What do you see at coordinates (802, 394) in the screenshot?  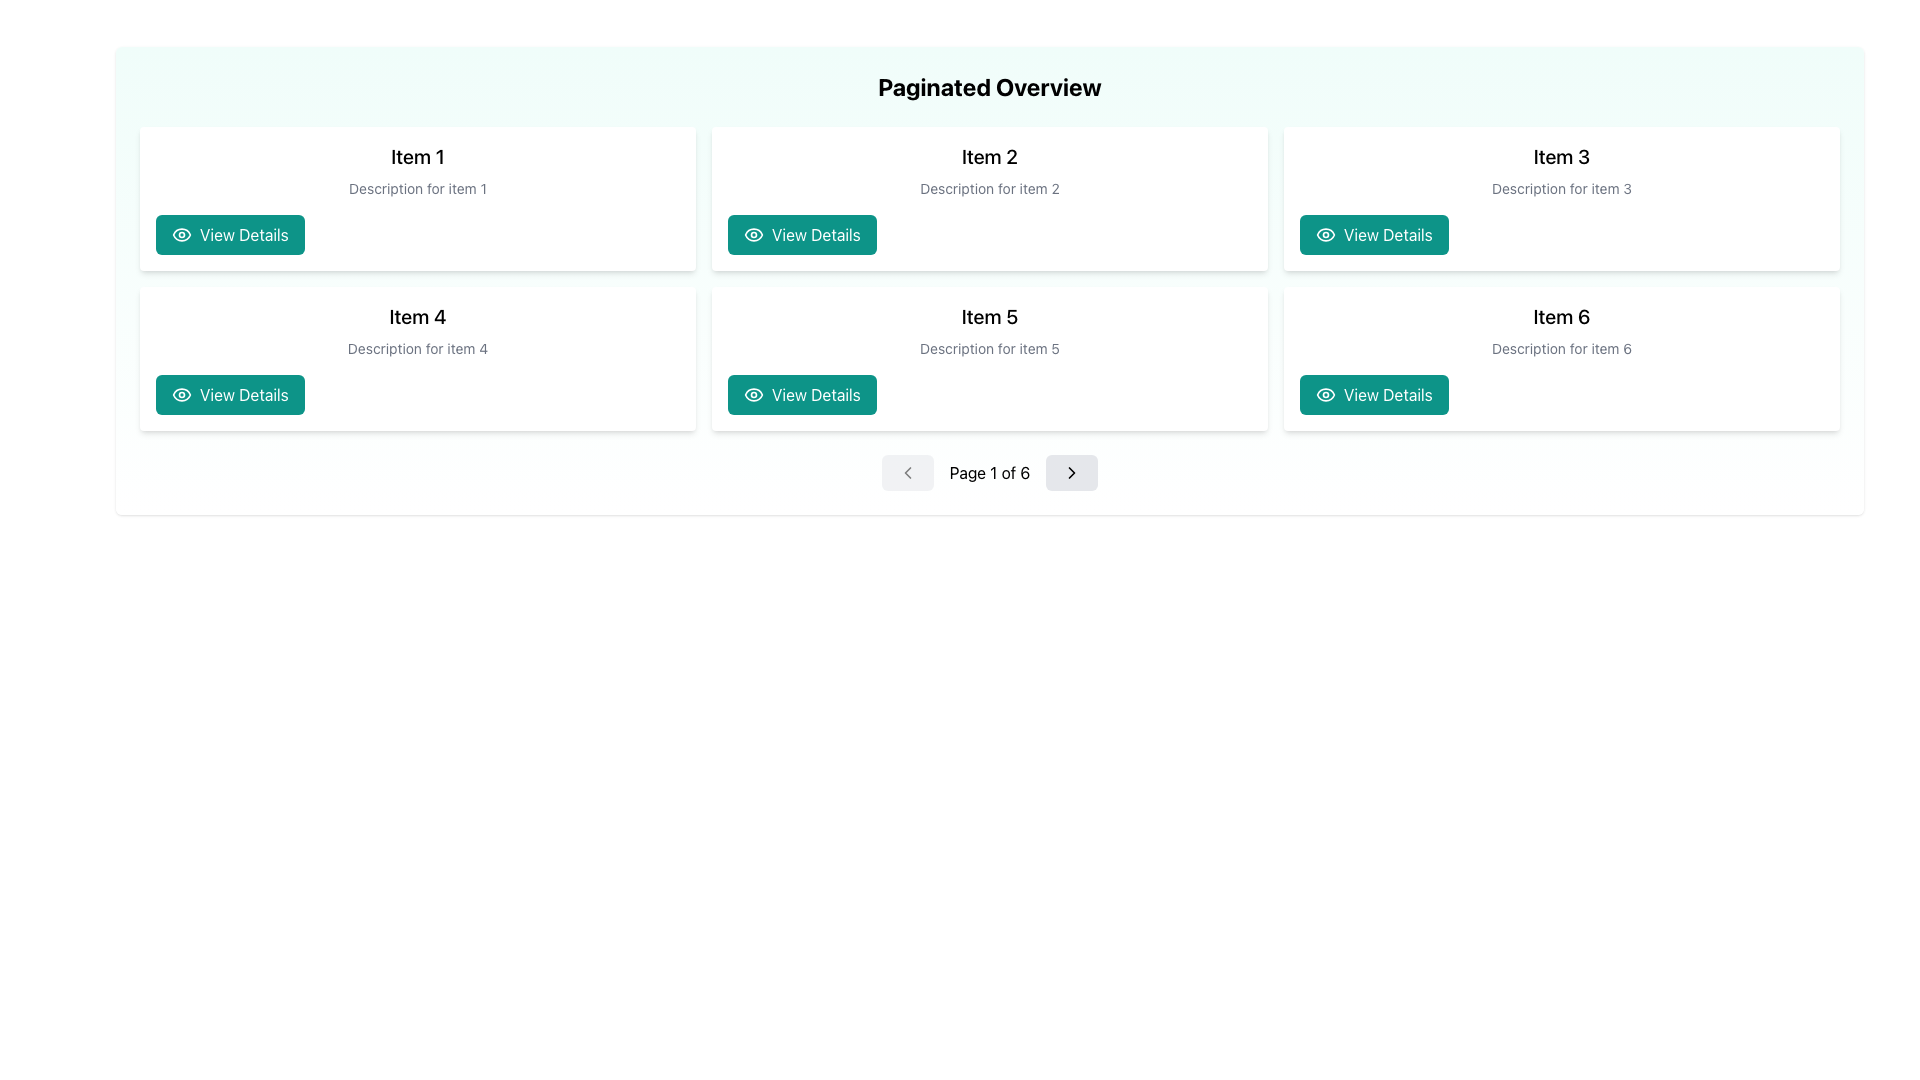 I see `the button related to 'Item 5'` at bounding box center [802, 394].